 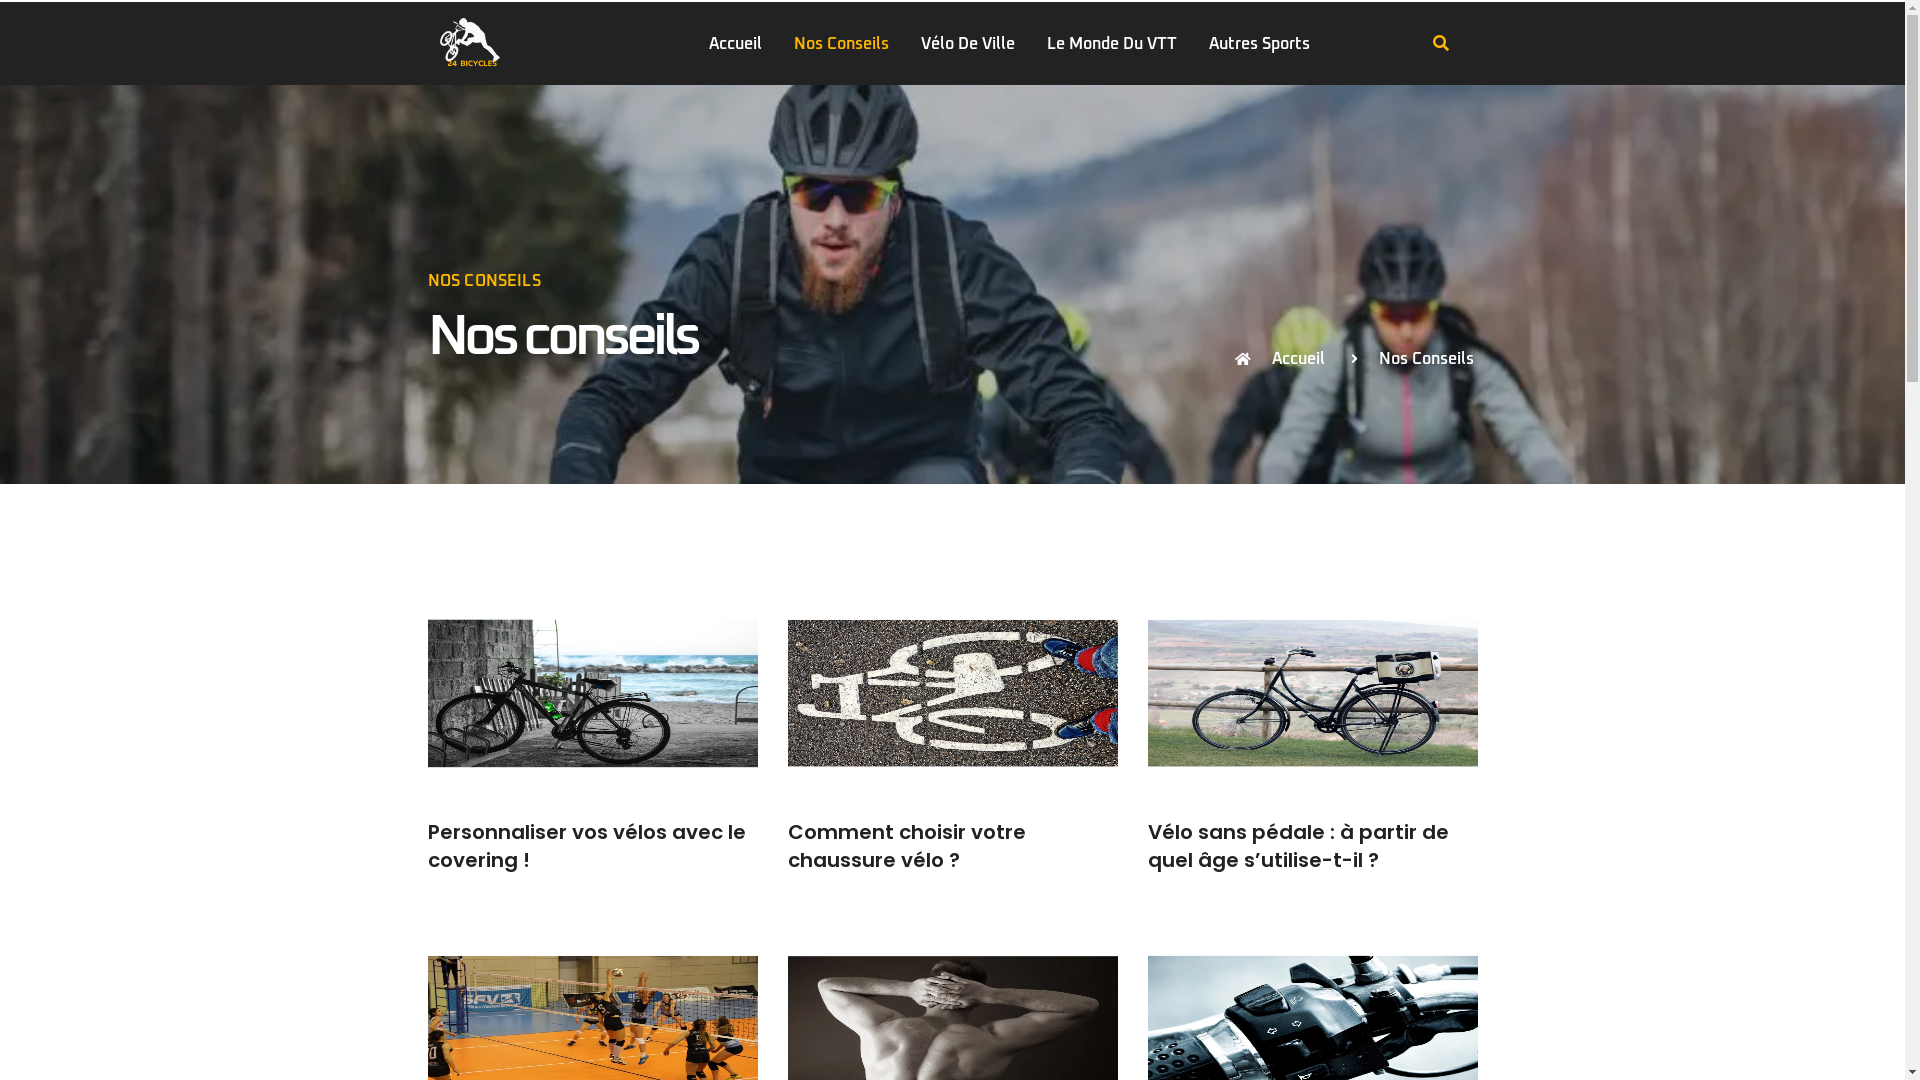 What do you see at coordinates (1258, 43) in the screenshot?
I see `'Autres Sports'` at bounding box center [1258, 43].